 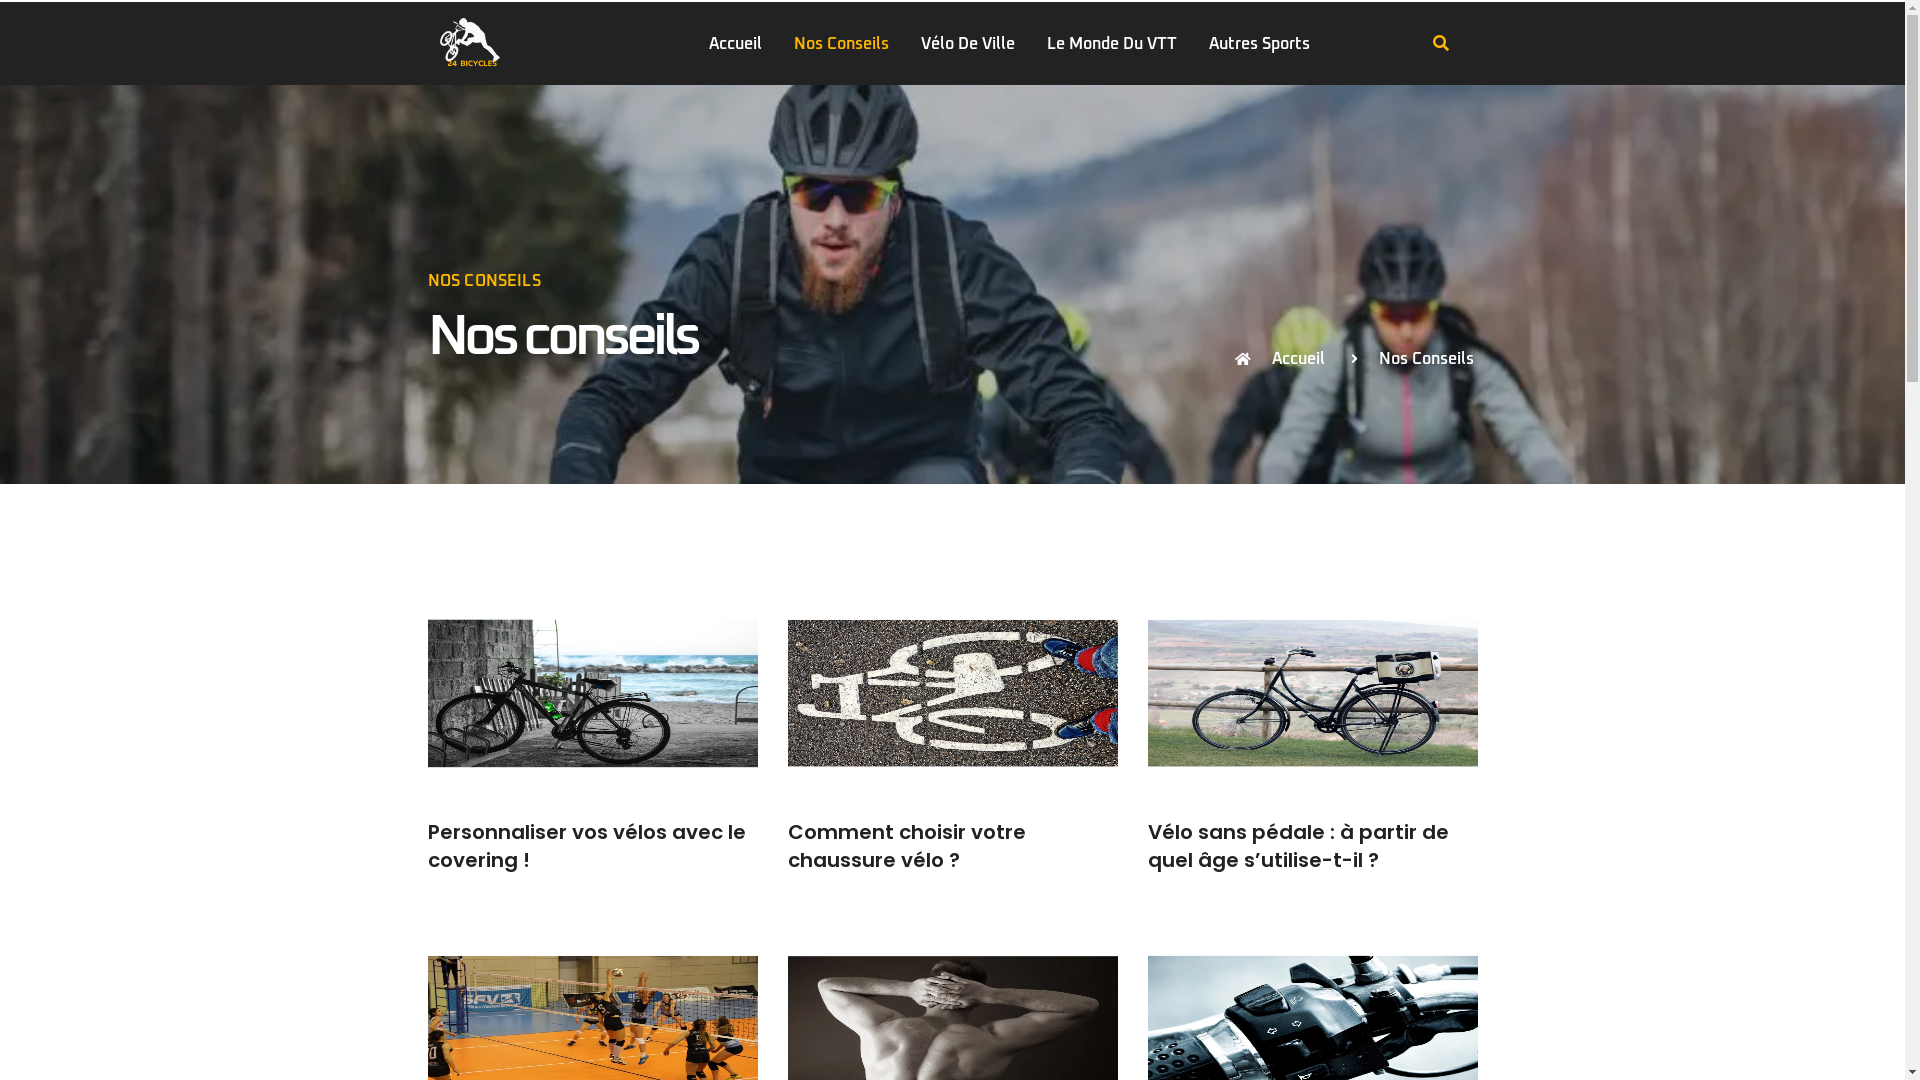 What do you see at coordinates (1258, 43) in the screenshot?
I see `'Autres Sports'` at bounding box center [1258, 43].